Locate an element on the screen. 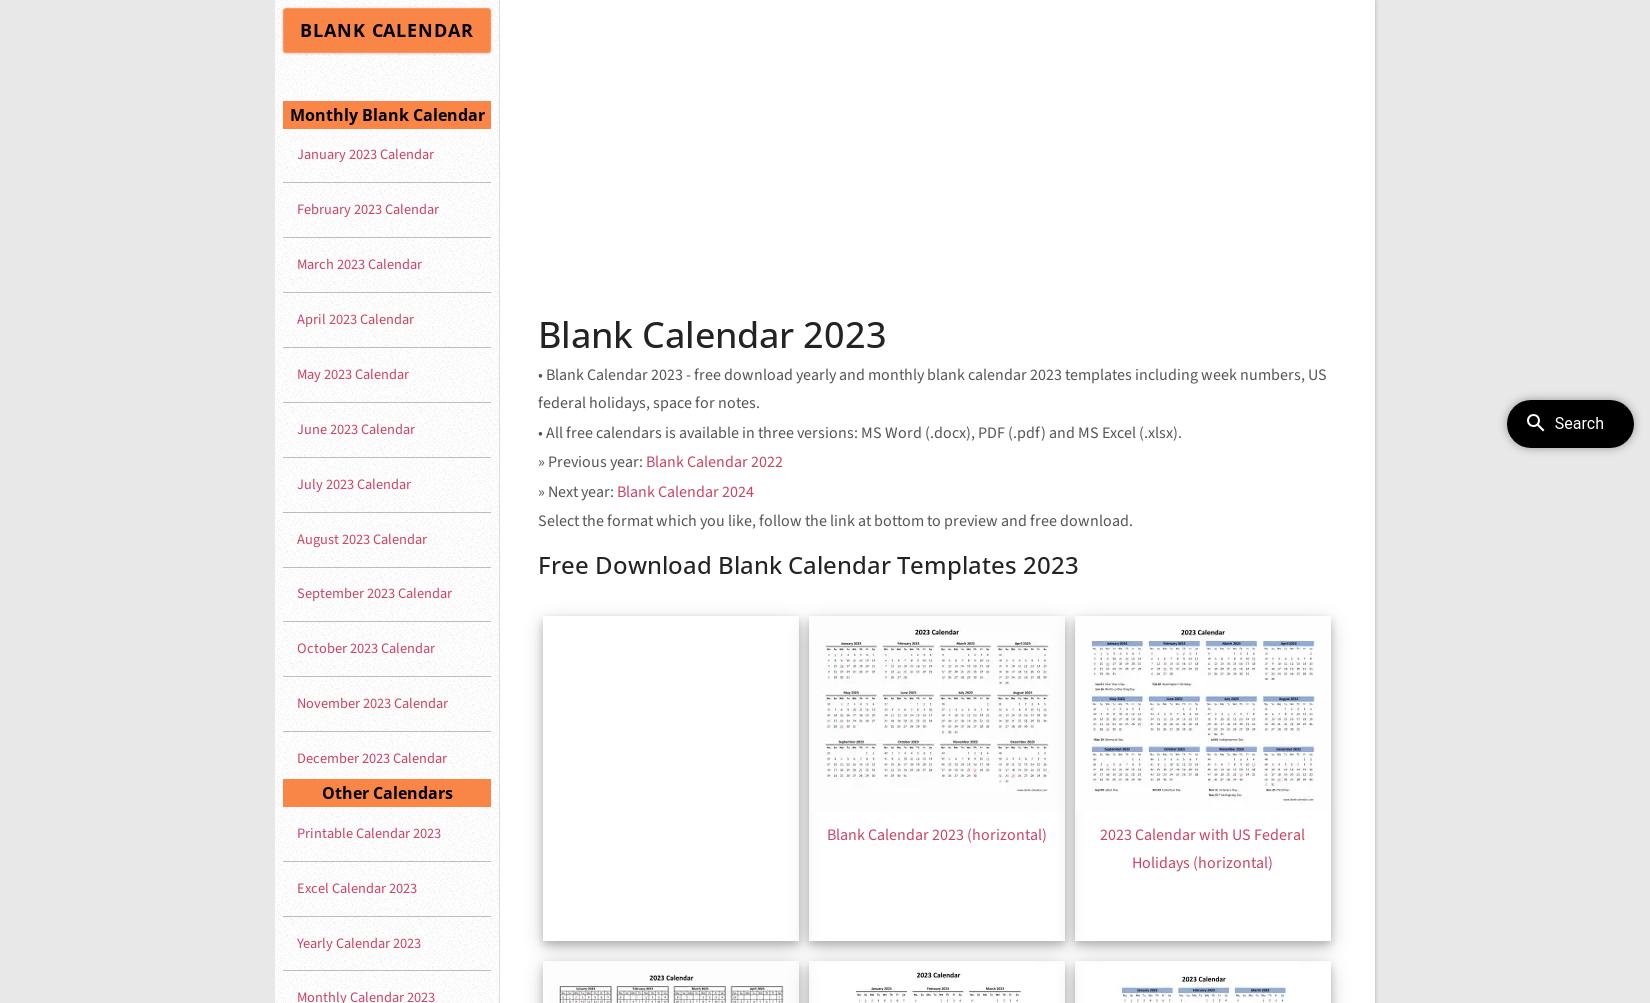 The width and height of the screenshot is (1650, 1003). 'Printable Calendar 2023' is located at coordinates (368, 832).